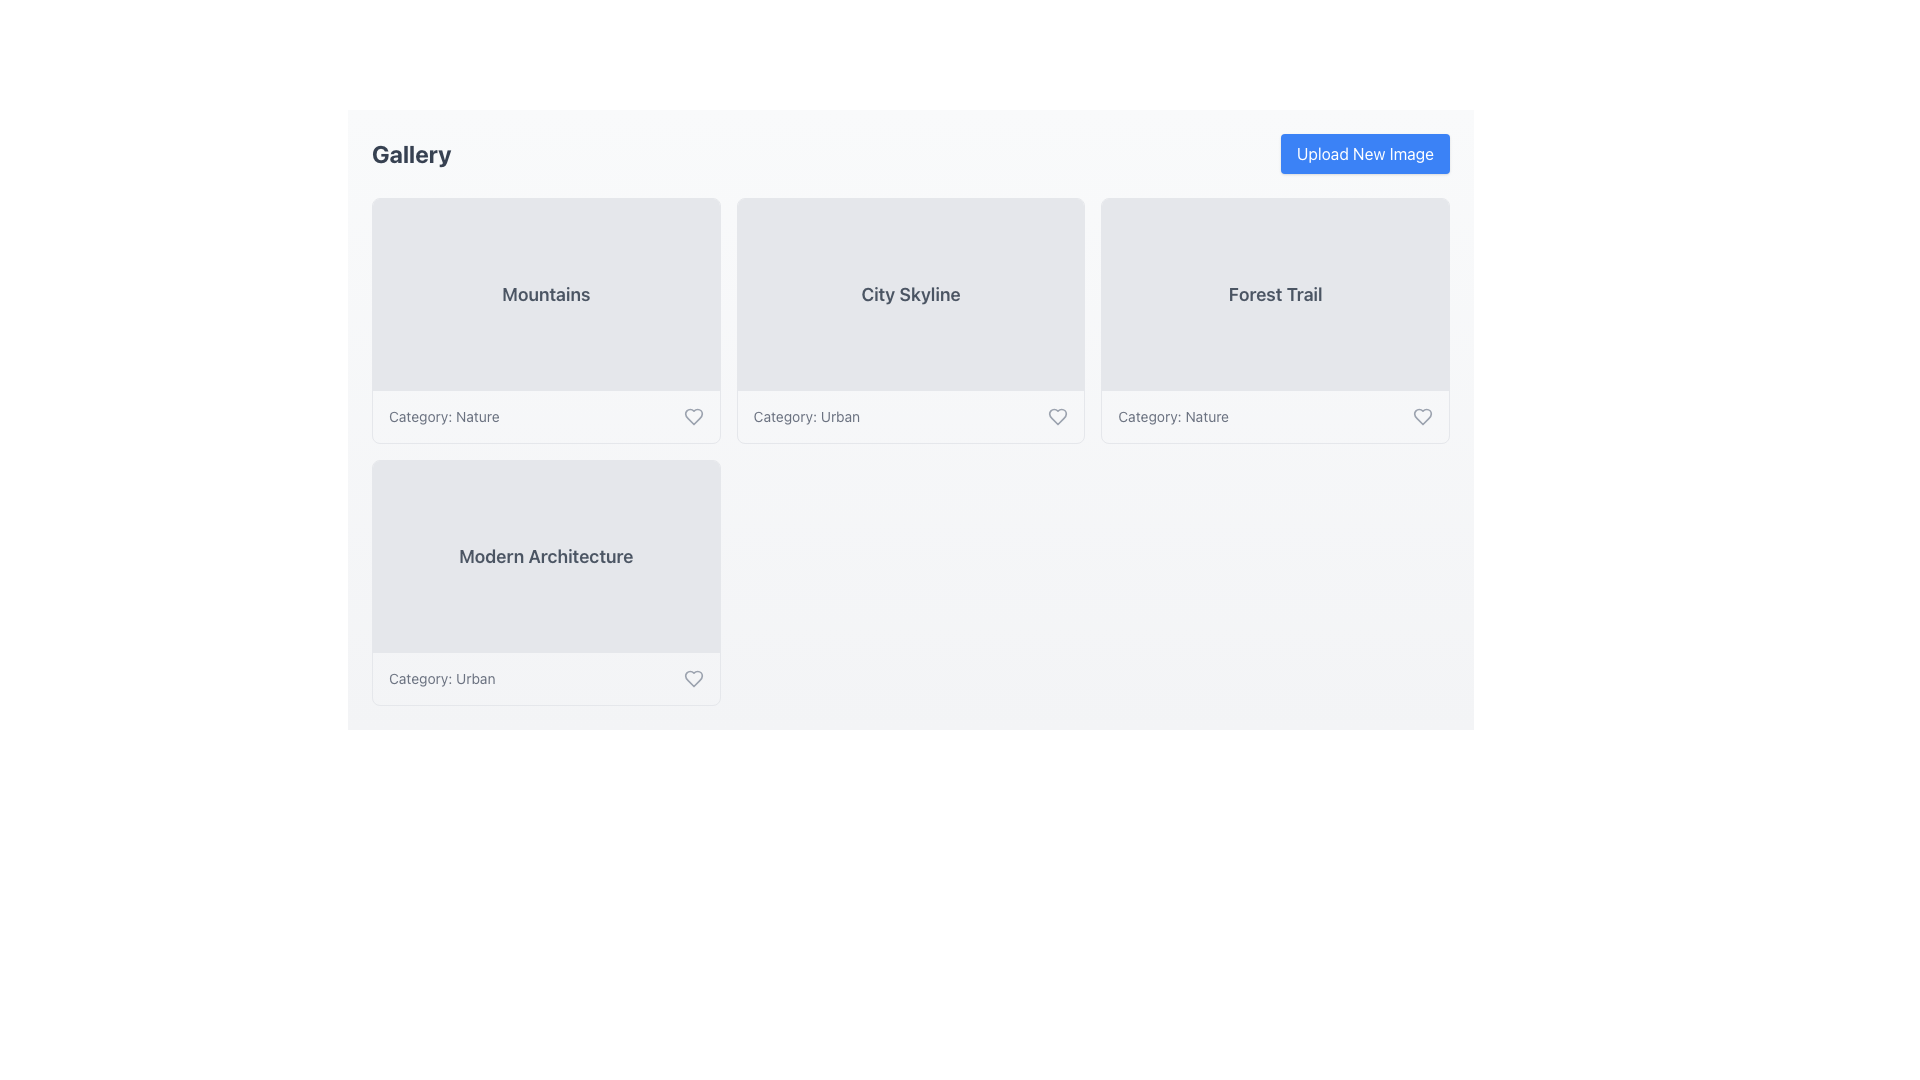 This screenshot has height=1080, width=1920. I want to click on the heart-shaped icon located in the bottom right corner of the 'City Skyline' card to mark the item as favorite, so click(1057, 415).